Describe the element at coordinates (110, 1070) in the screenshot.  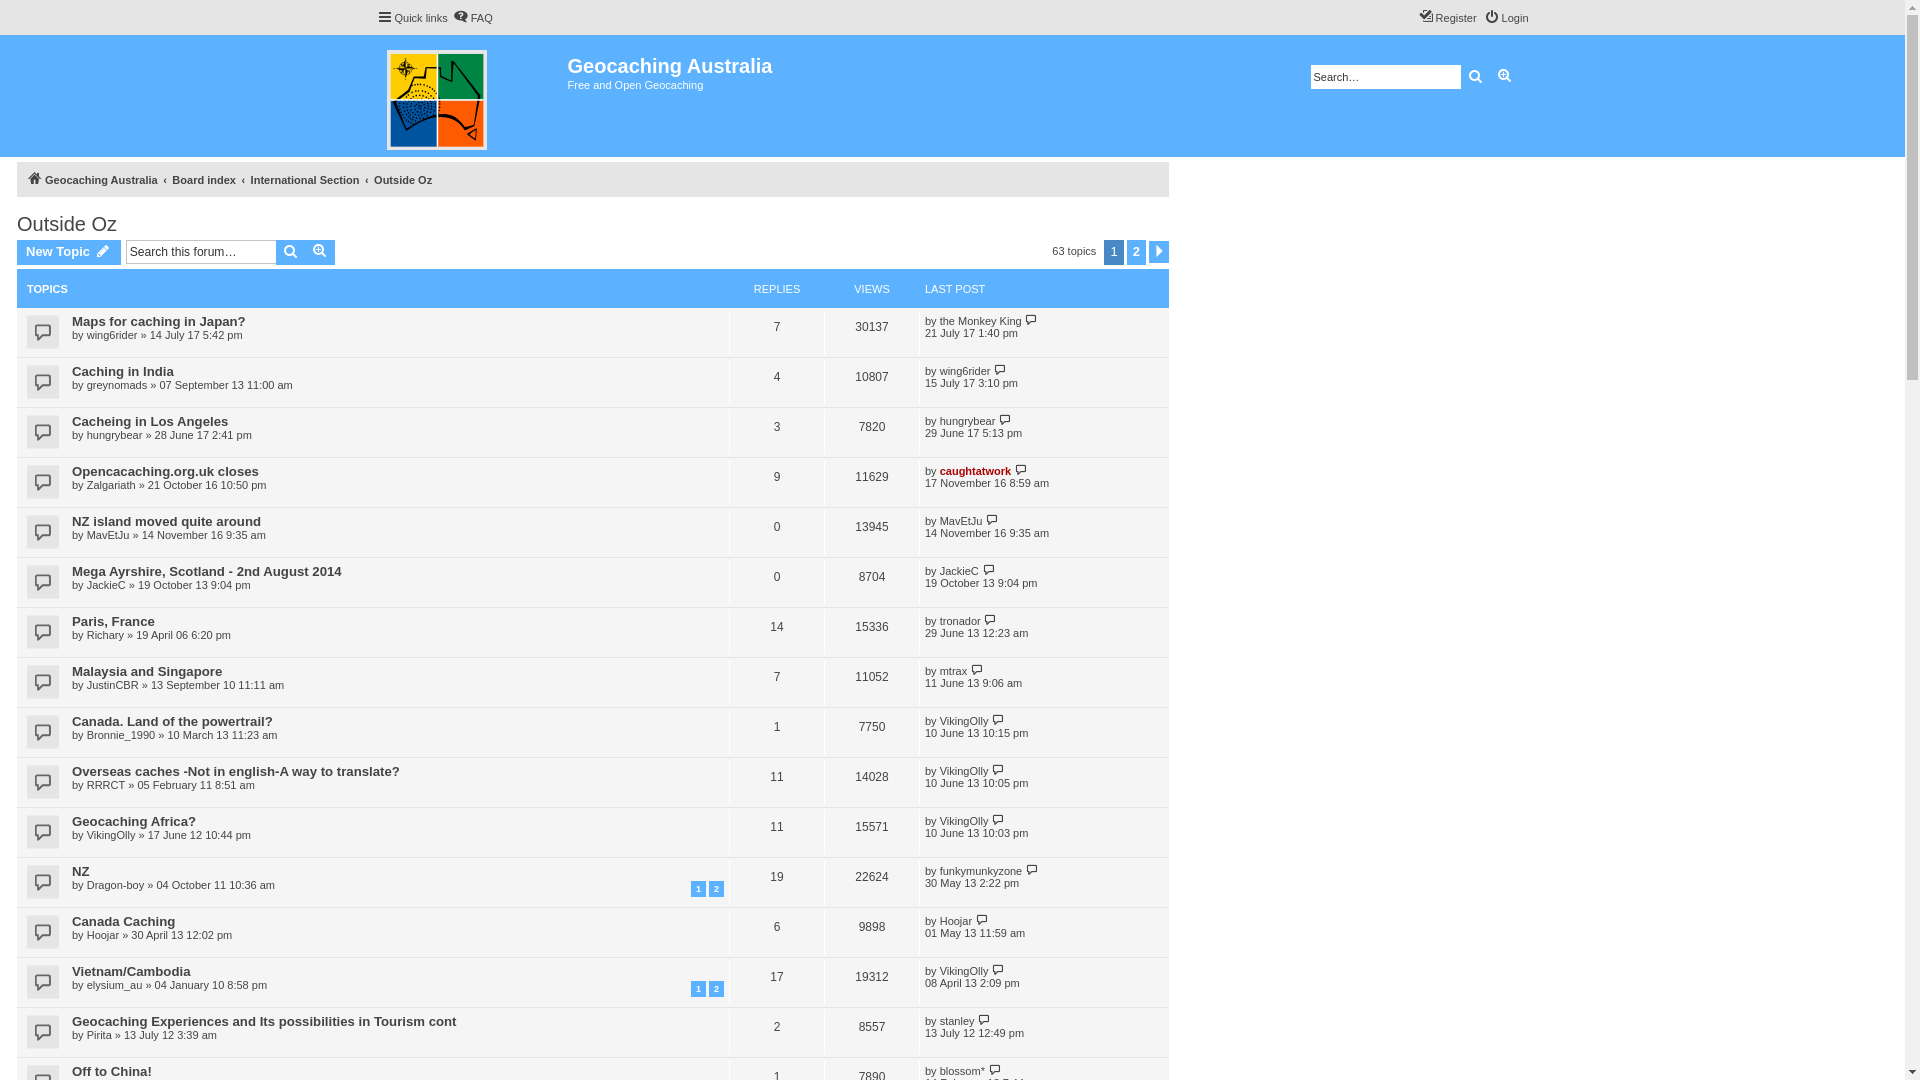
I see `'Off to China!'` at that location.